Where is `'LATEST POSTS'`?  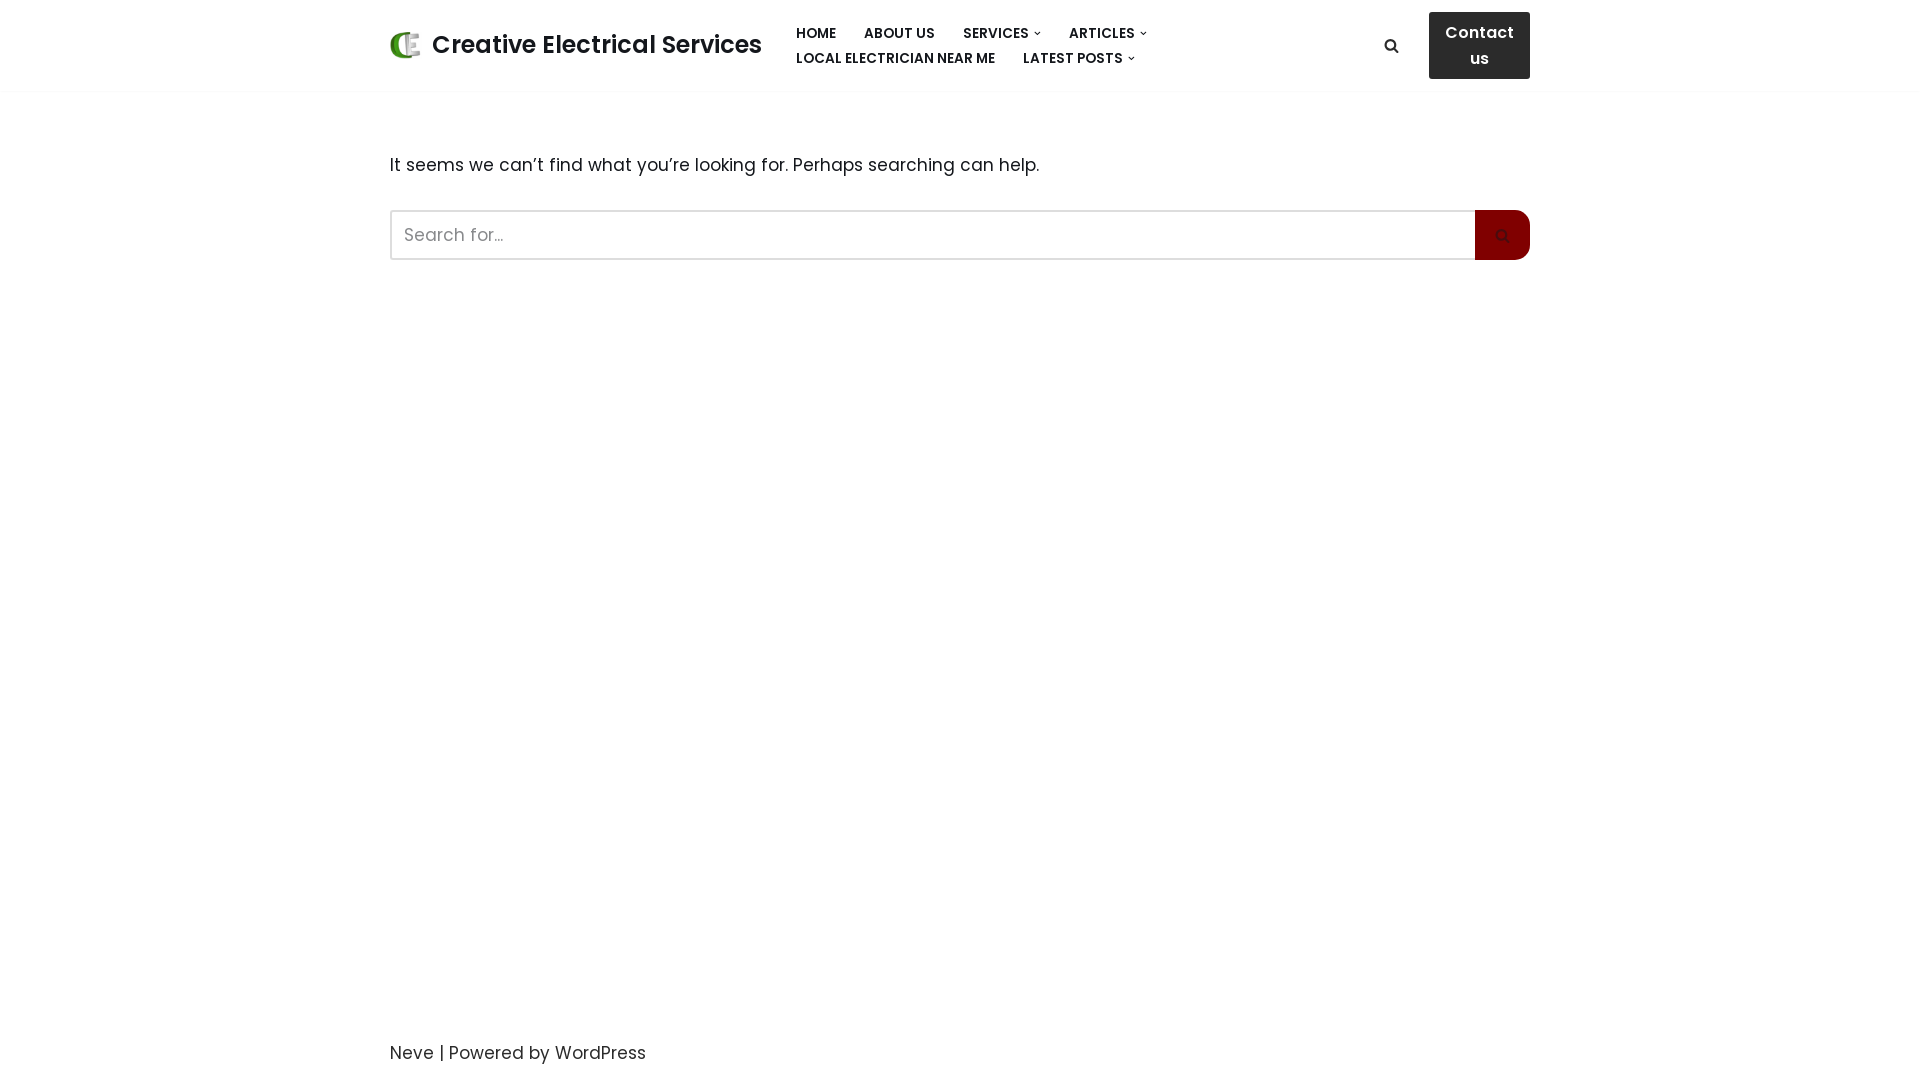
'LATEST POSTS' is located at coordinates (1022, 57).